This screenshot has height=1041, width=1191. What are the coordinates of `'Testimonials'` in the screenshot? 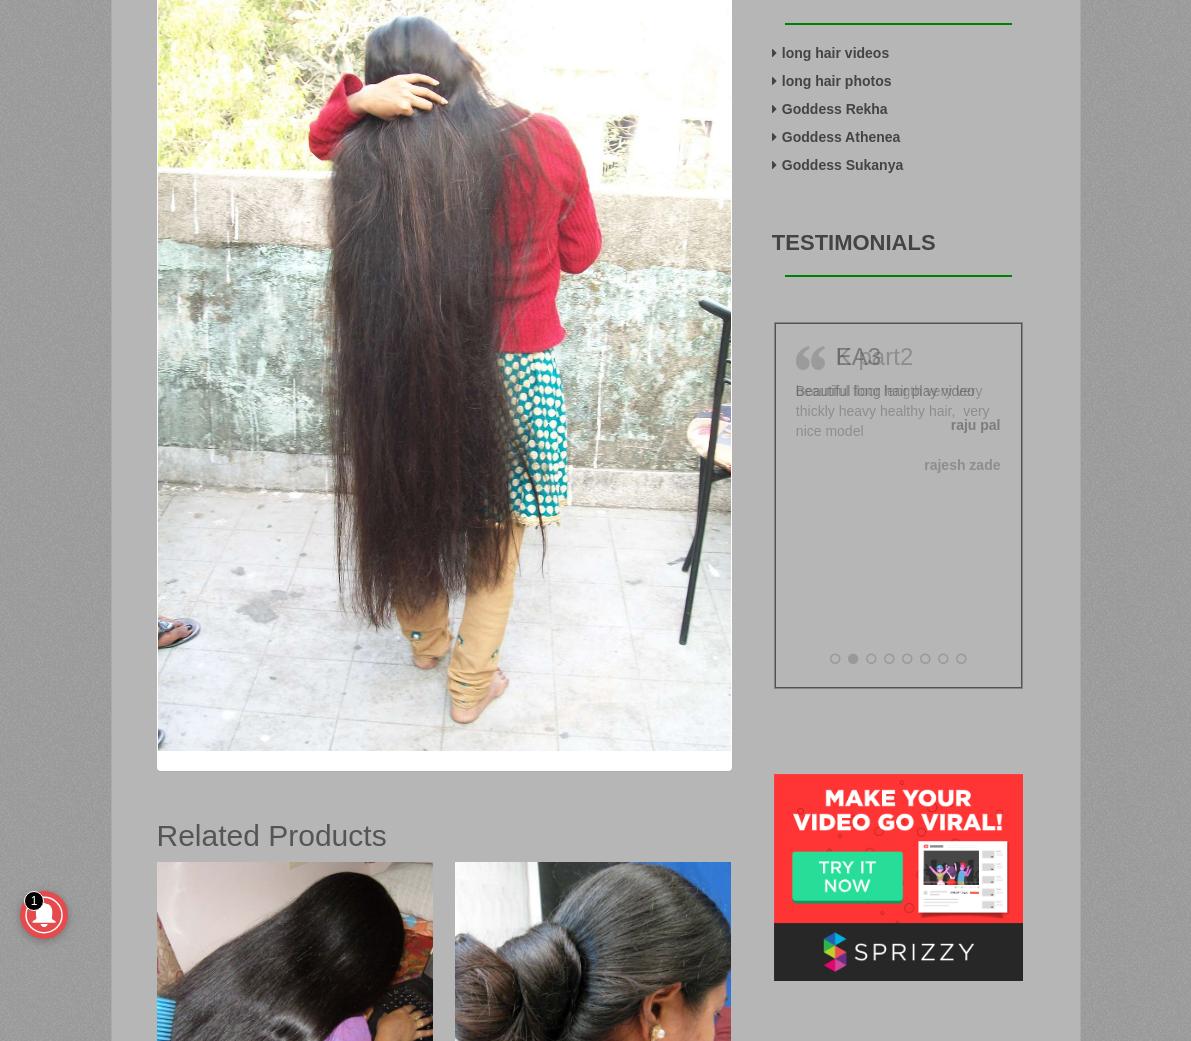 It's located at (852, 241).